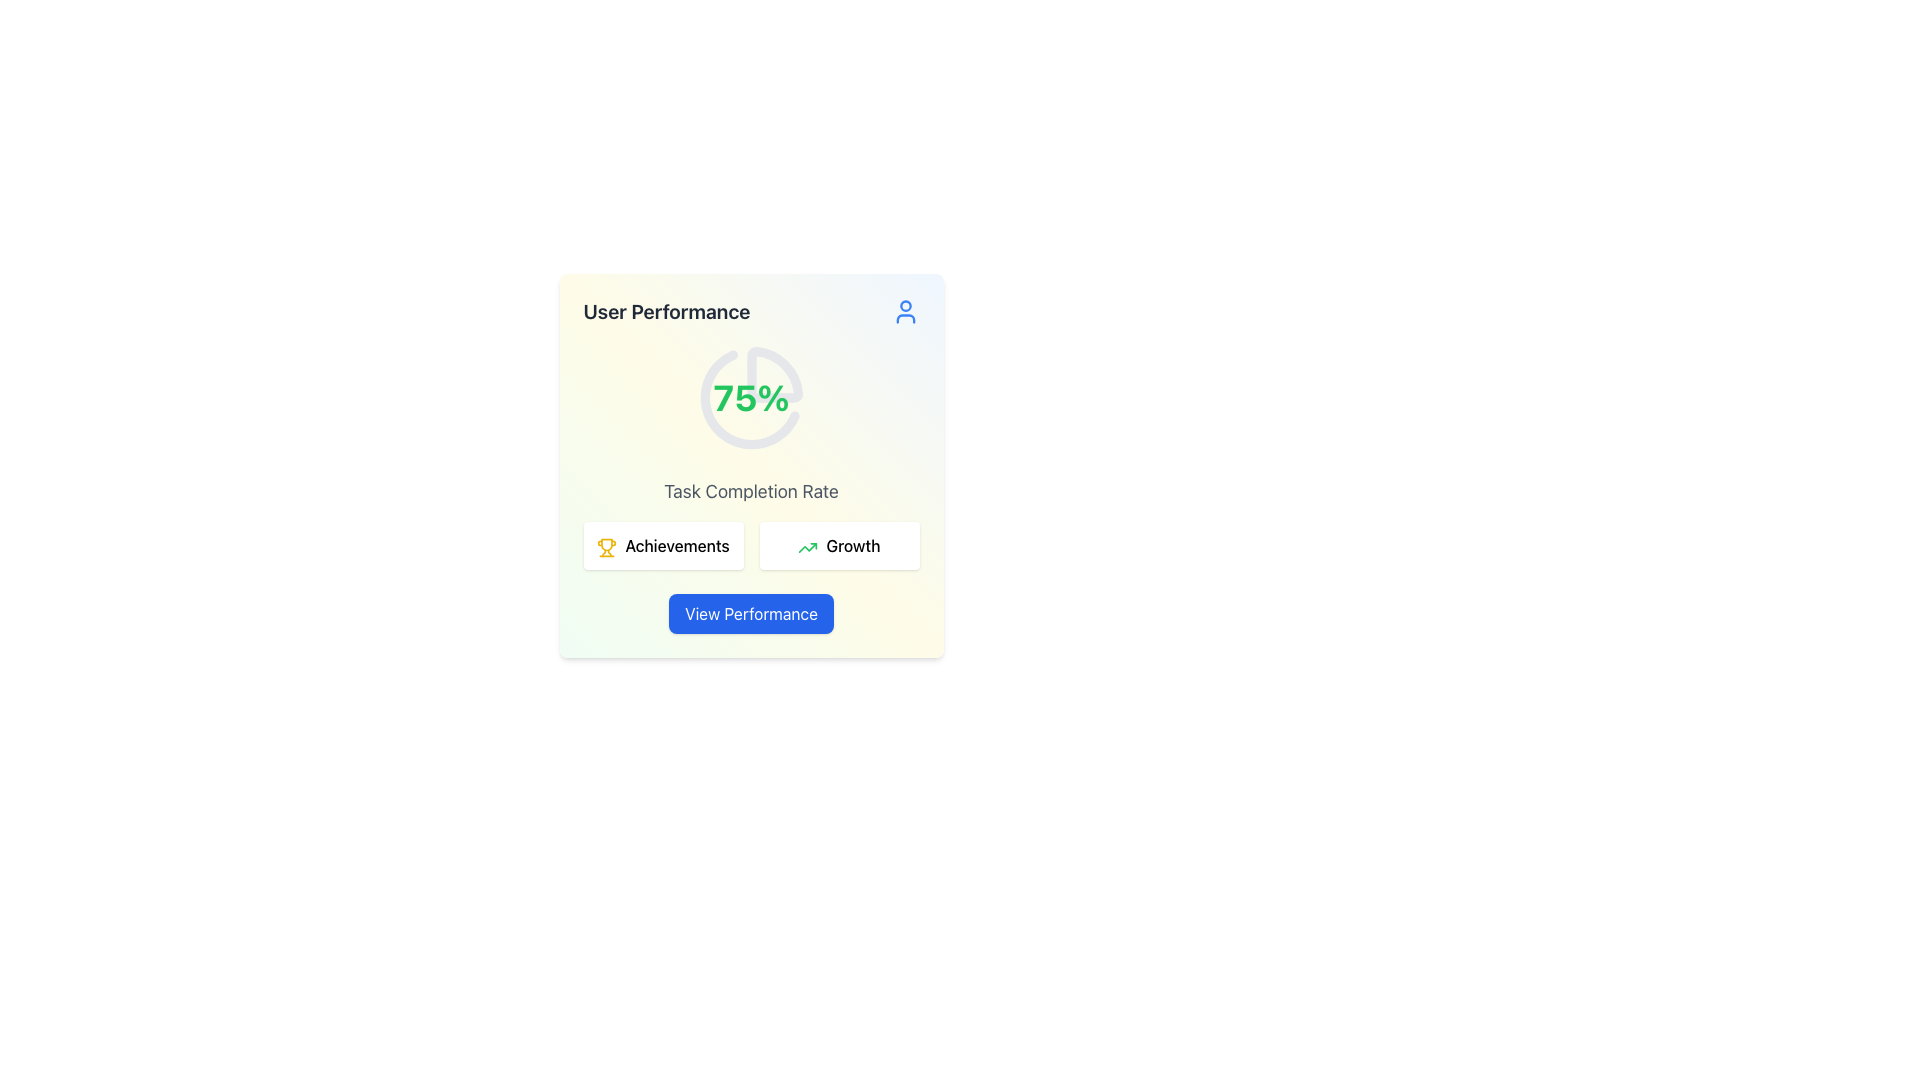 This screenshot has height=1080, width=1920. Describe the element at coordinates (750, 612) in the screenshot. I see `the button located at the bottom of the performance metrics card` at that location.